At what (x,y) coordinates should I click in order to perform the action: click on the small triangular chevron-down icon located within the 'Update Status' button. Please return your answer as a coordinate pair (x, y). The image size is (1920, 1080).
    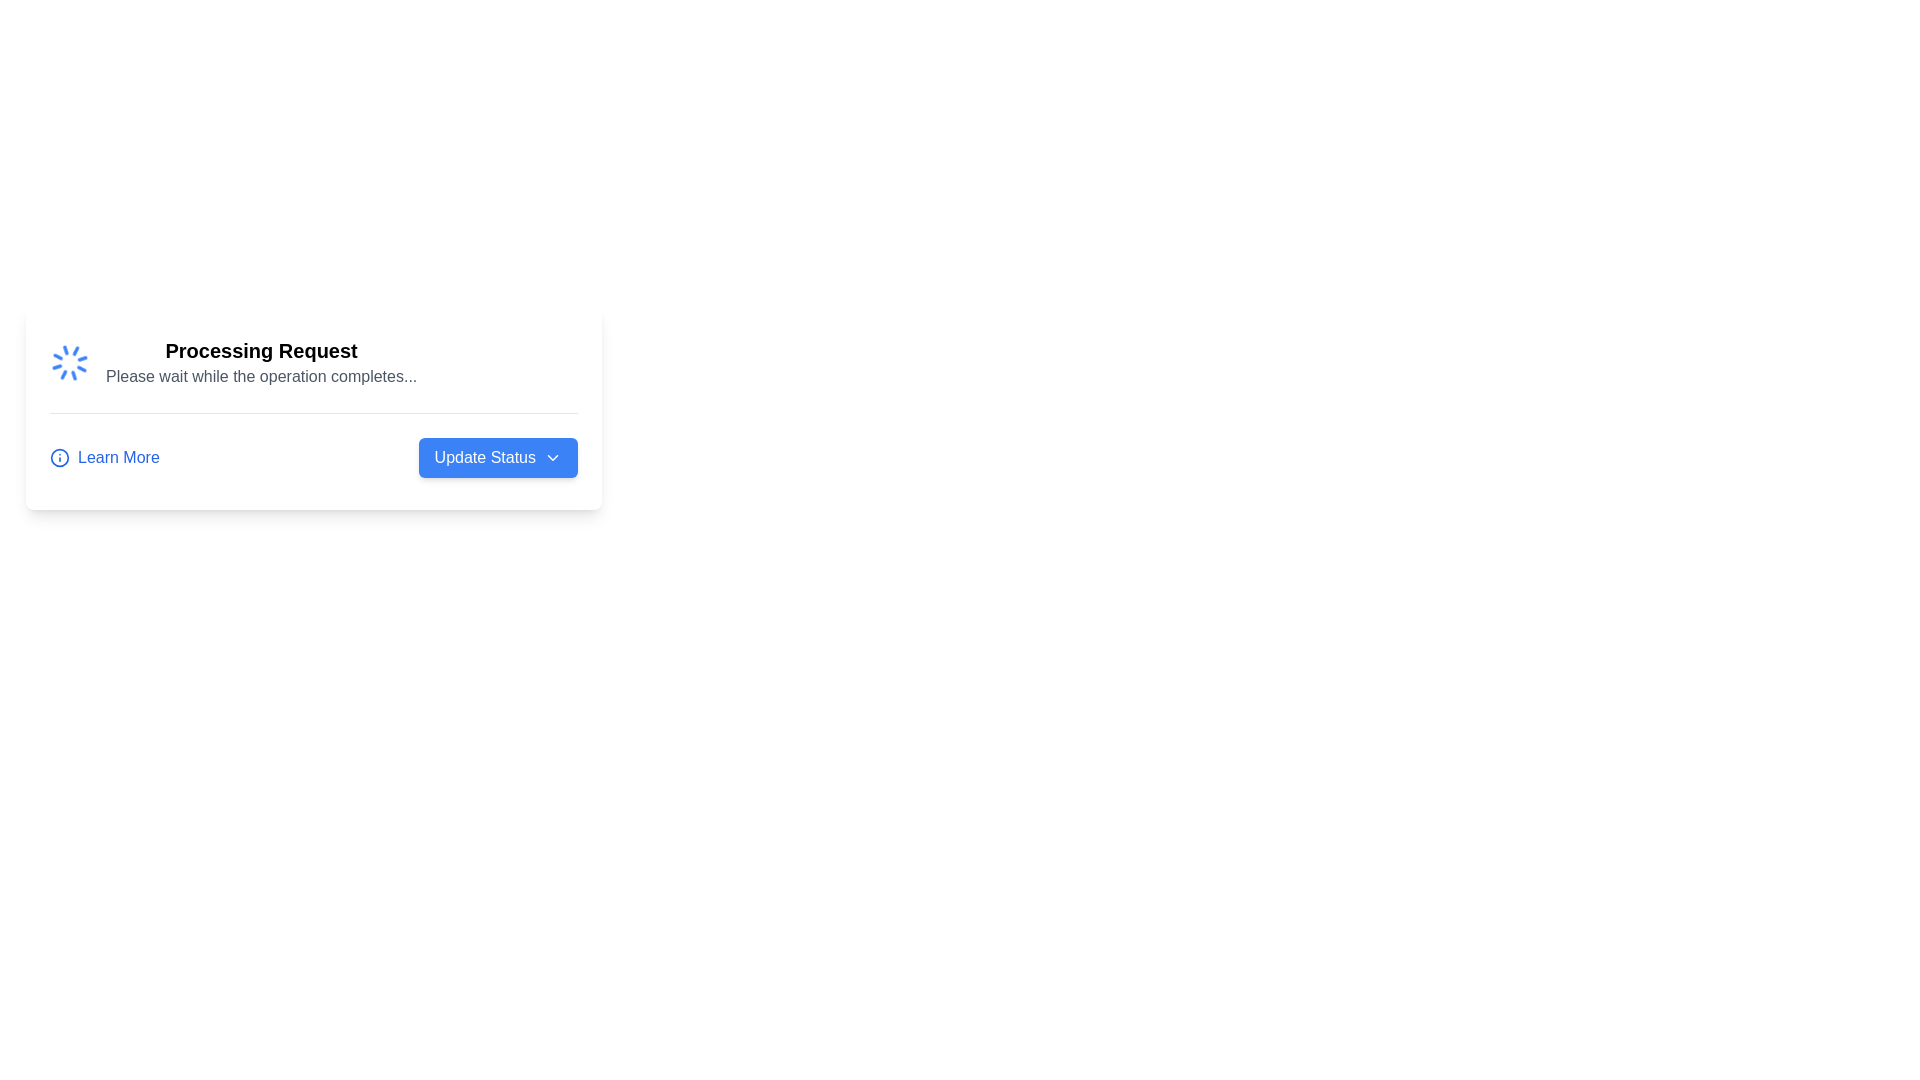
    Looking at the image, I should click on (552, 458).